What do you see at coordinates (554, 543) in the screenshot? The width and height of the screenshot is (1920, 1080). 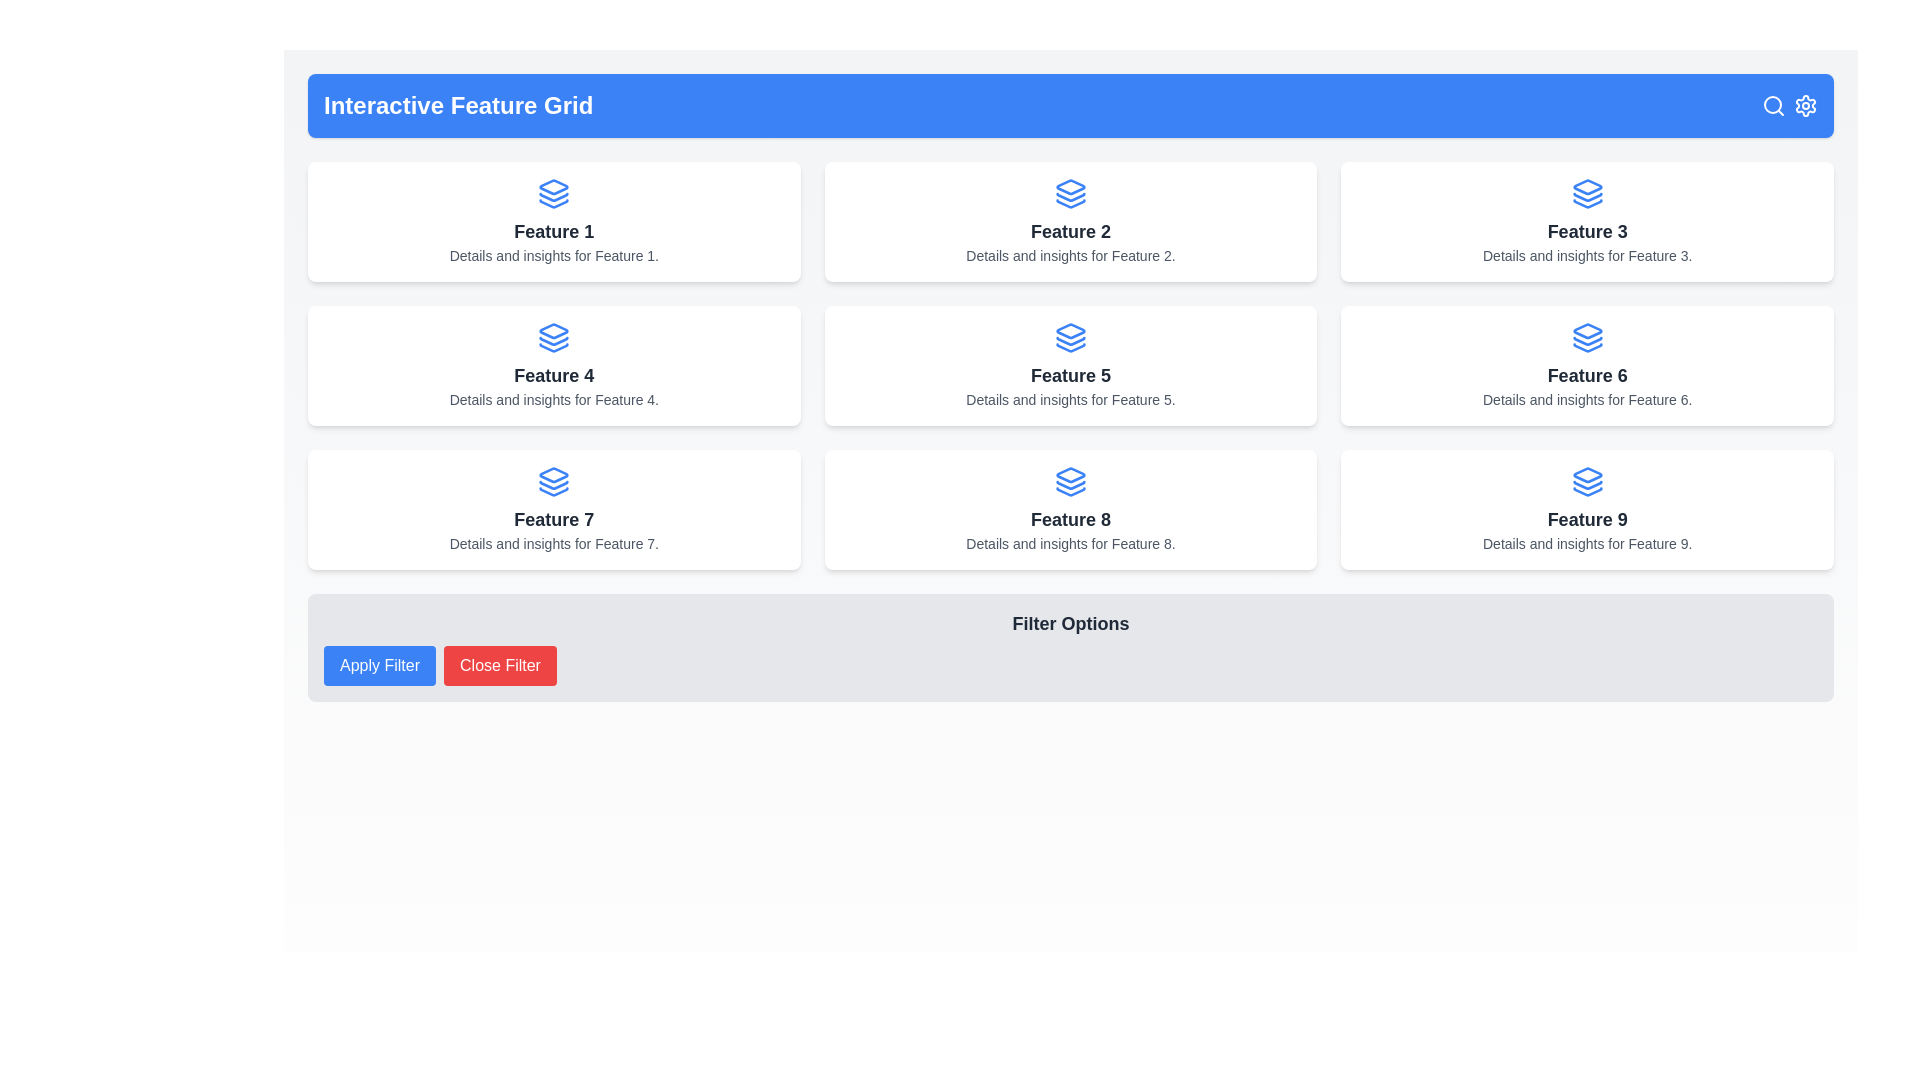 I see `the static text that provides details and insights for Feature 7, located beneath the heading 'Feature 7' in the card layout` at bounding box center [554, 543].